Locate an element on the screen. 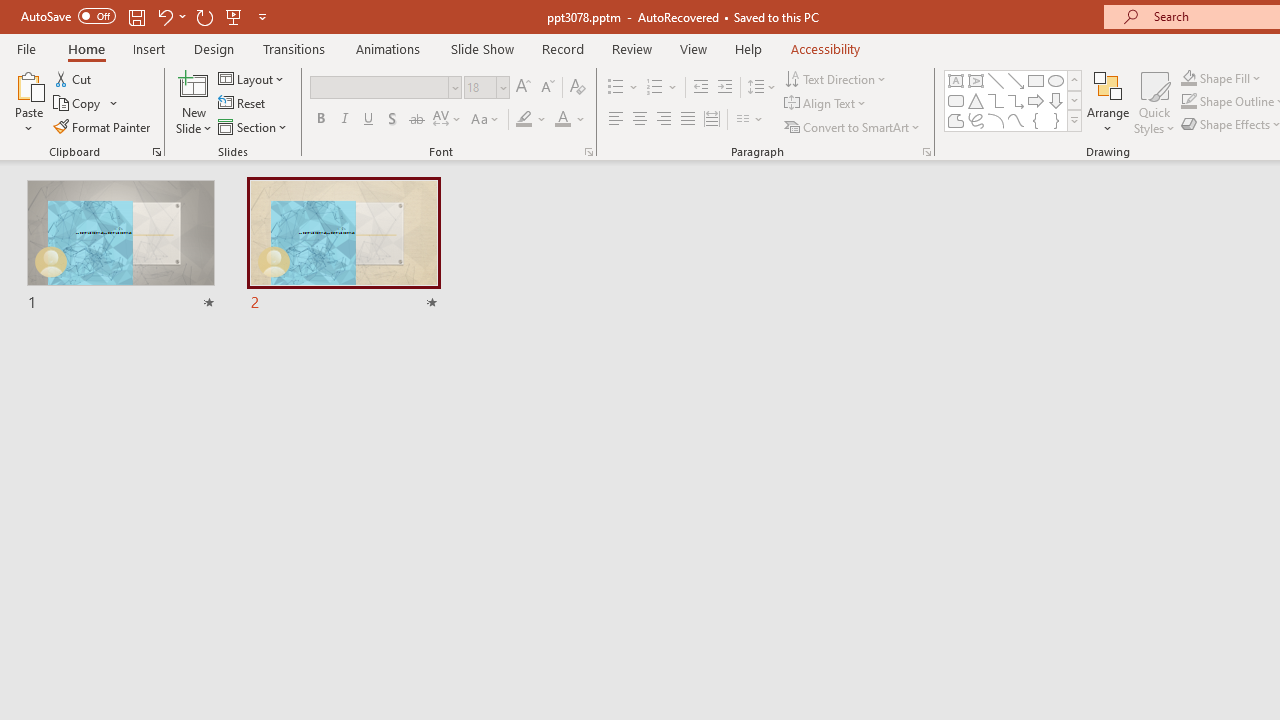 The image size is (1280, 720). 'Shapes' is located at coordinates (1073, 120).